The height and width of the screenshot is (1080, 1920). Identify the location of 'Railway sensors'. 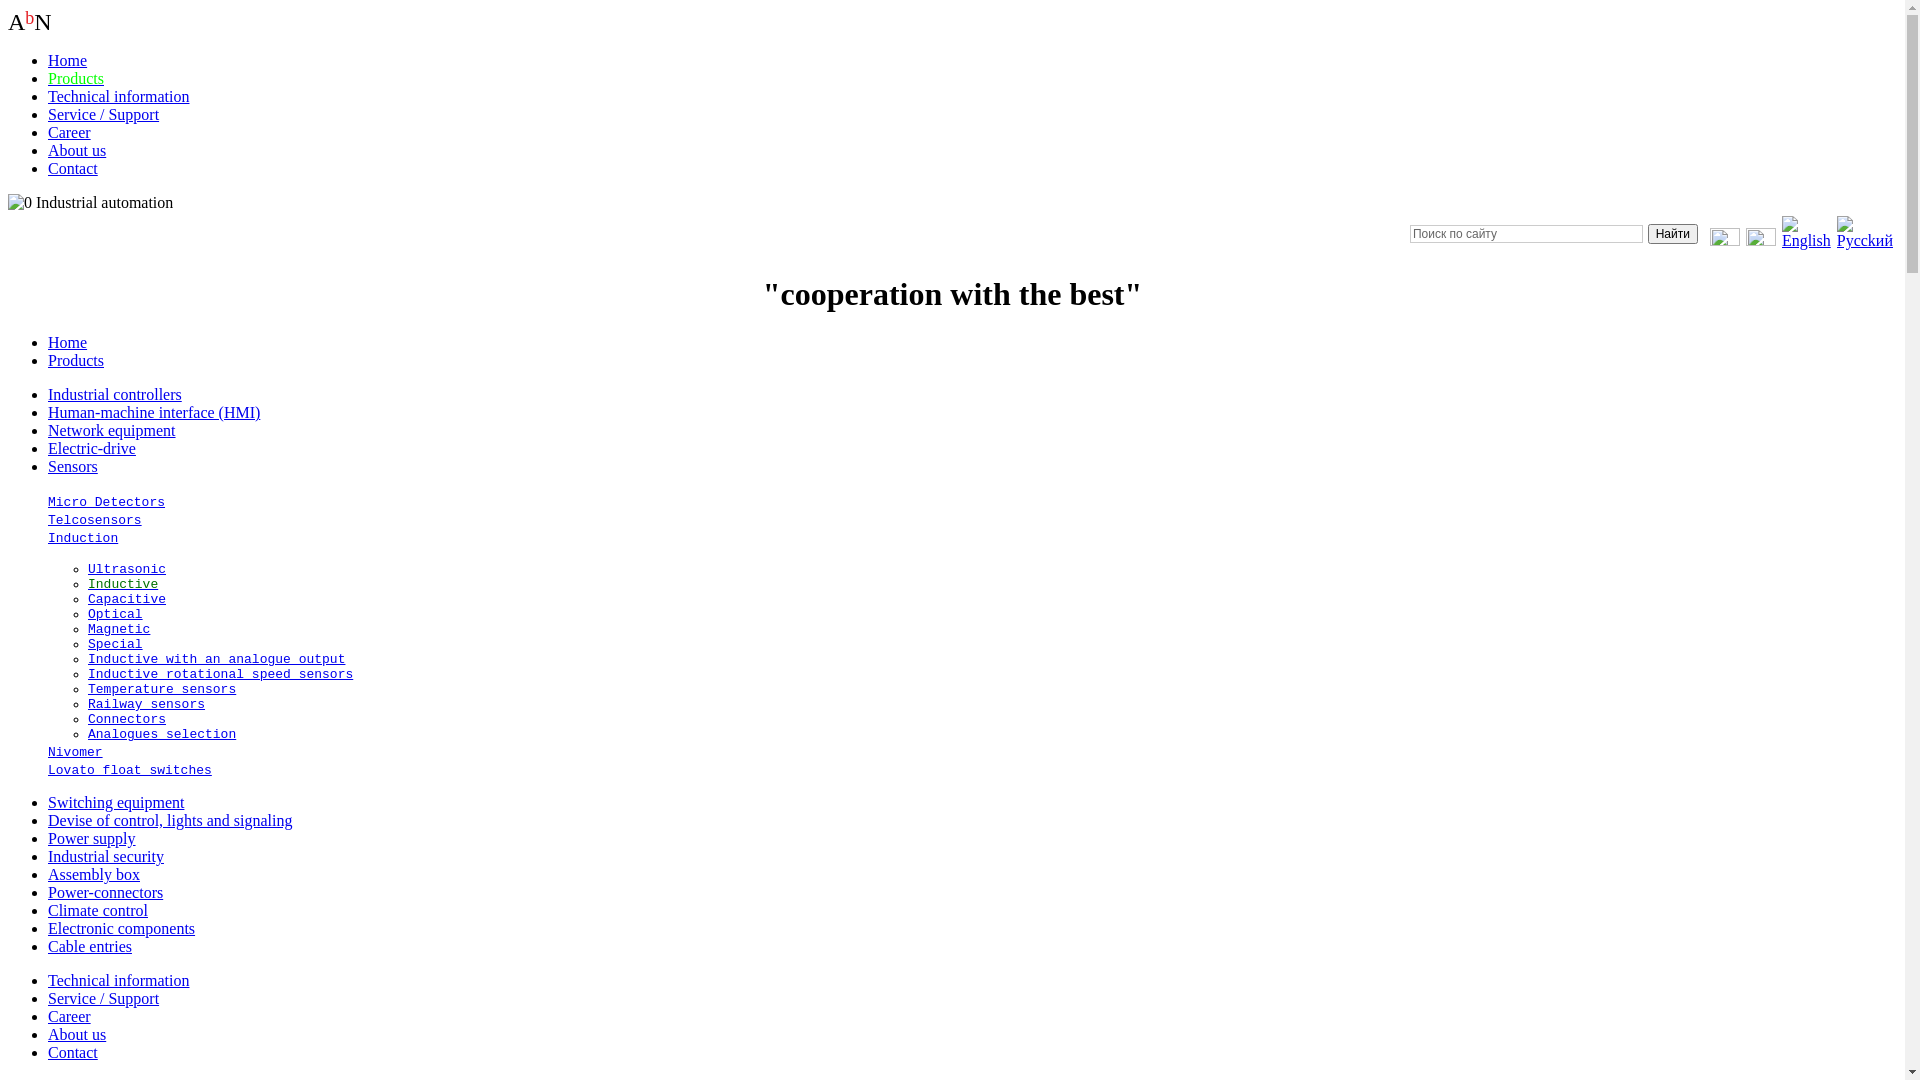
(145, 703).